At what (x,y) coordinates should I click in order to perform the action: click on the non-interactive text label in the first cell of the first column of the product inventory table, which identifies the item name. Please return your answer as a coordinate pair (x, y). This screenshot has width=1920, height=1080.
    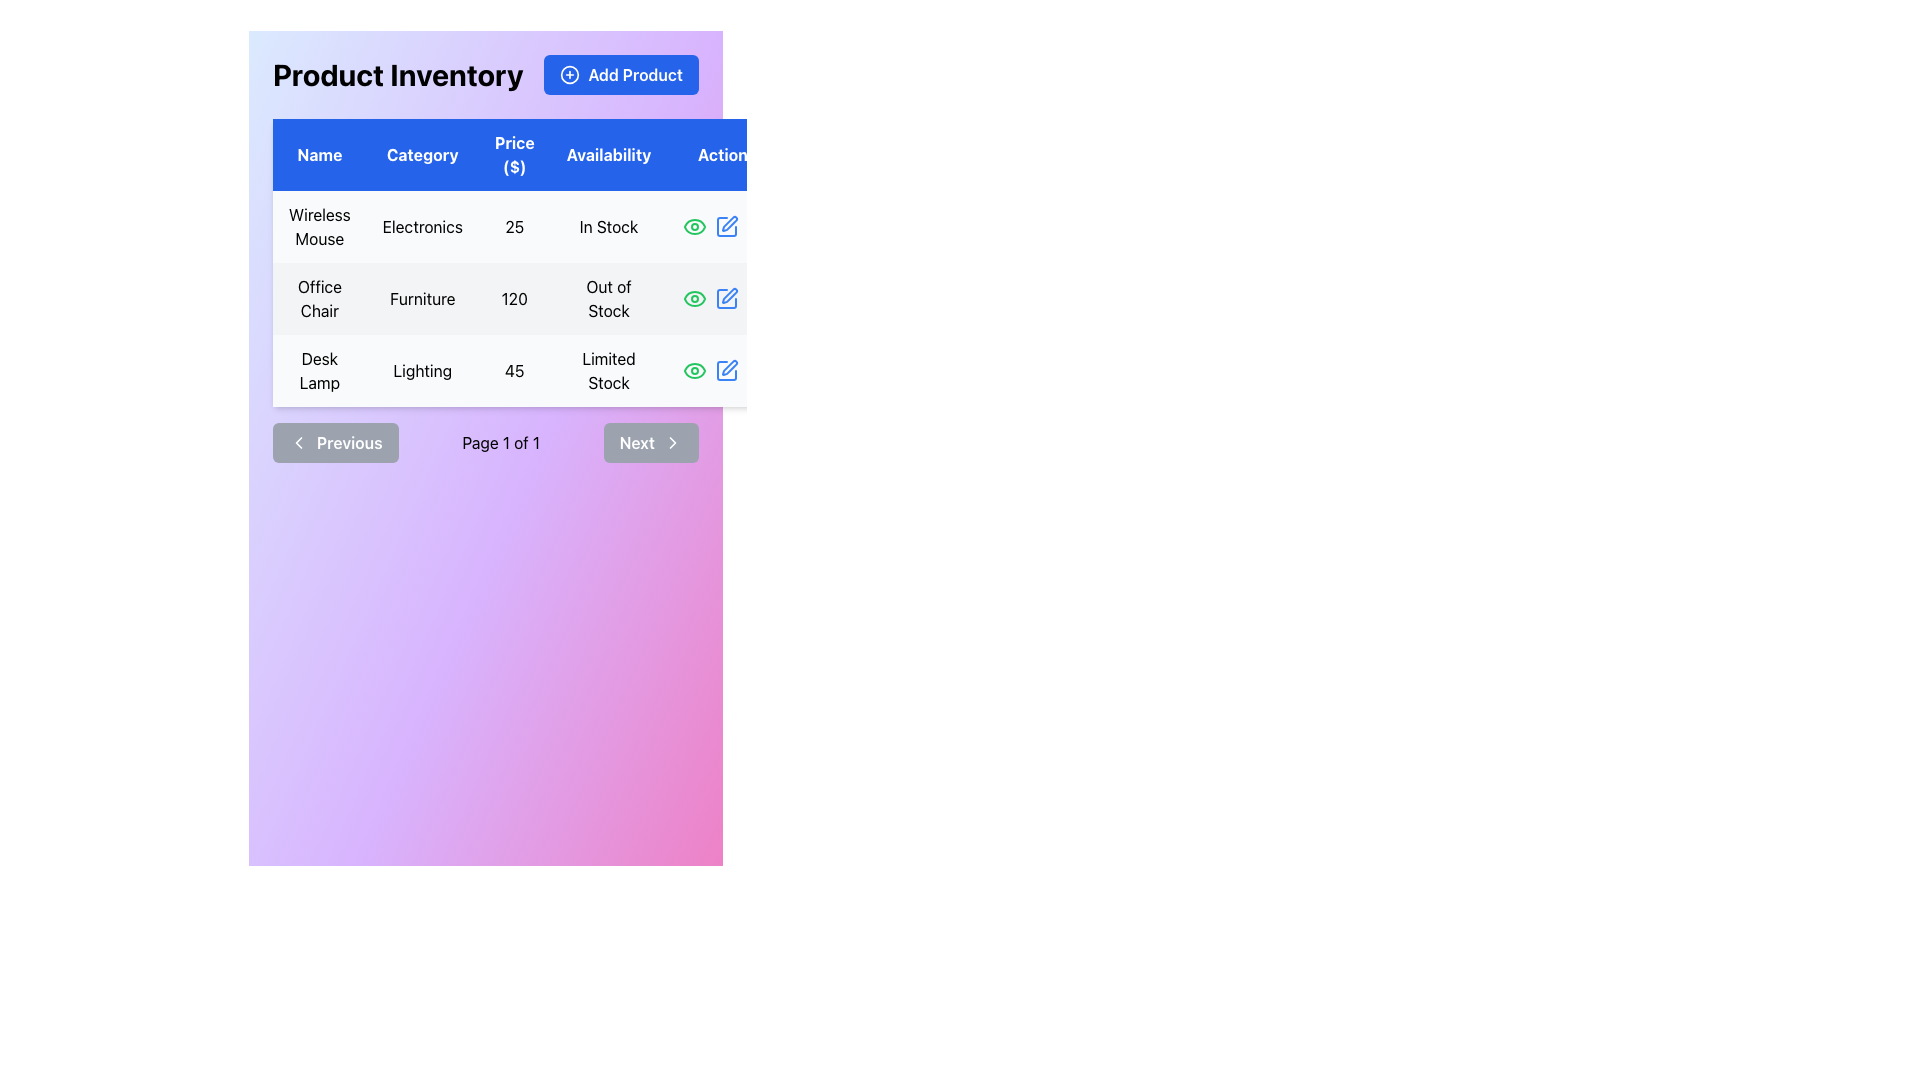
    Looking at the image, I should click on (318, 226).